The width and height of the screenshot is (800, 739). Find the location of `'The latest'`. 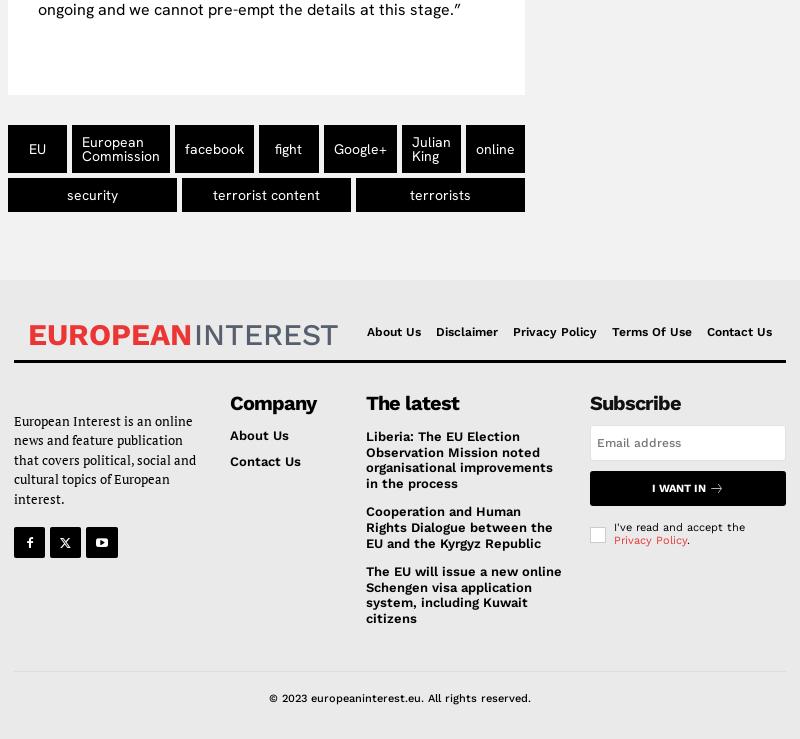

'The latest' is located at coordinates (412, 402).